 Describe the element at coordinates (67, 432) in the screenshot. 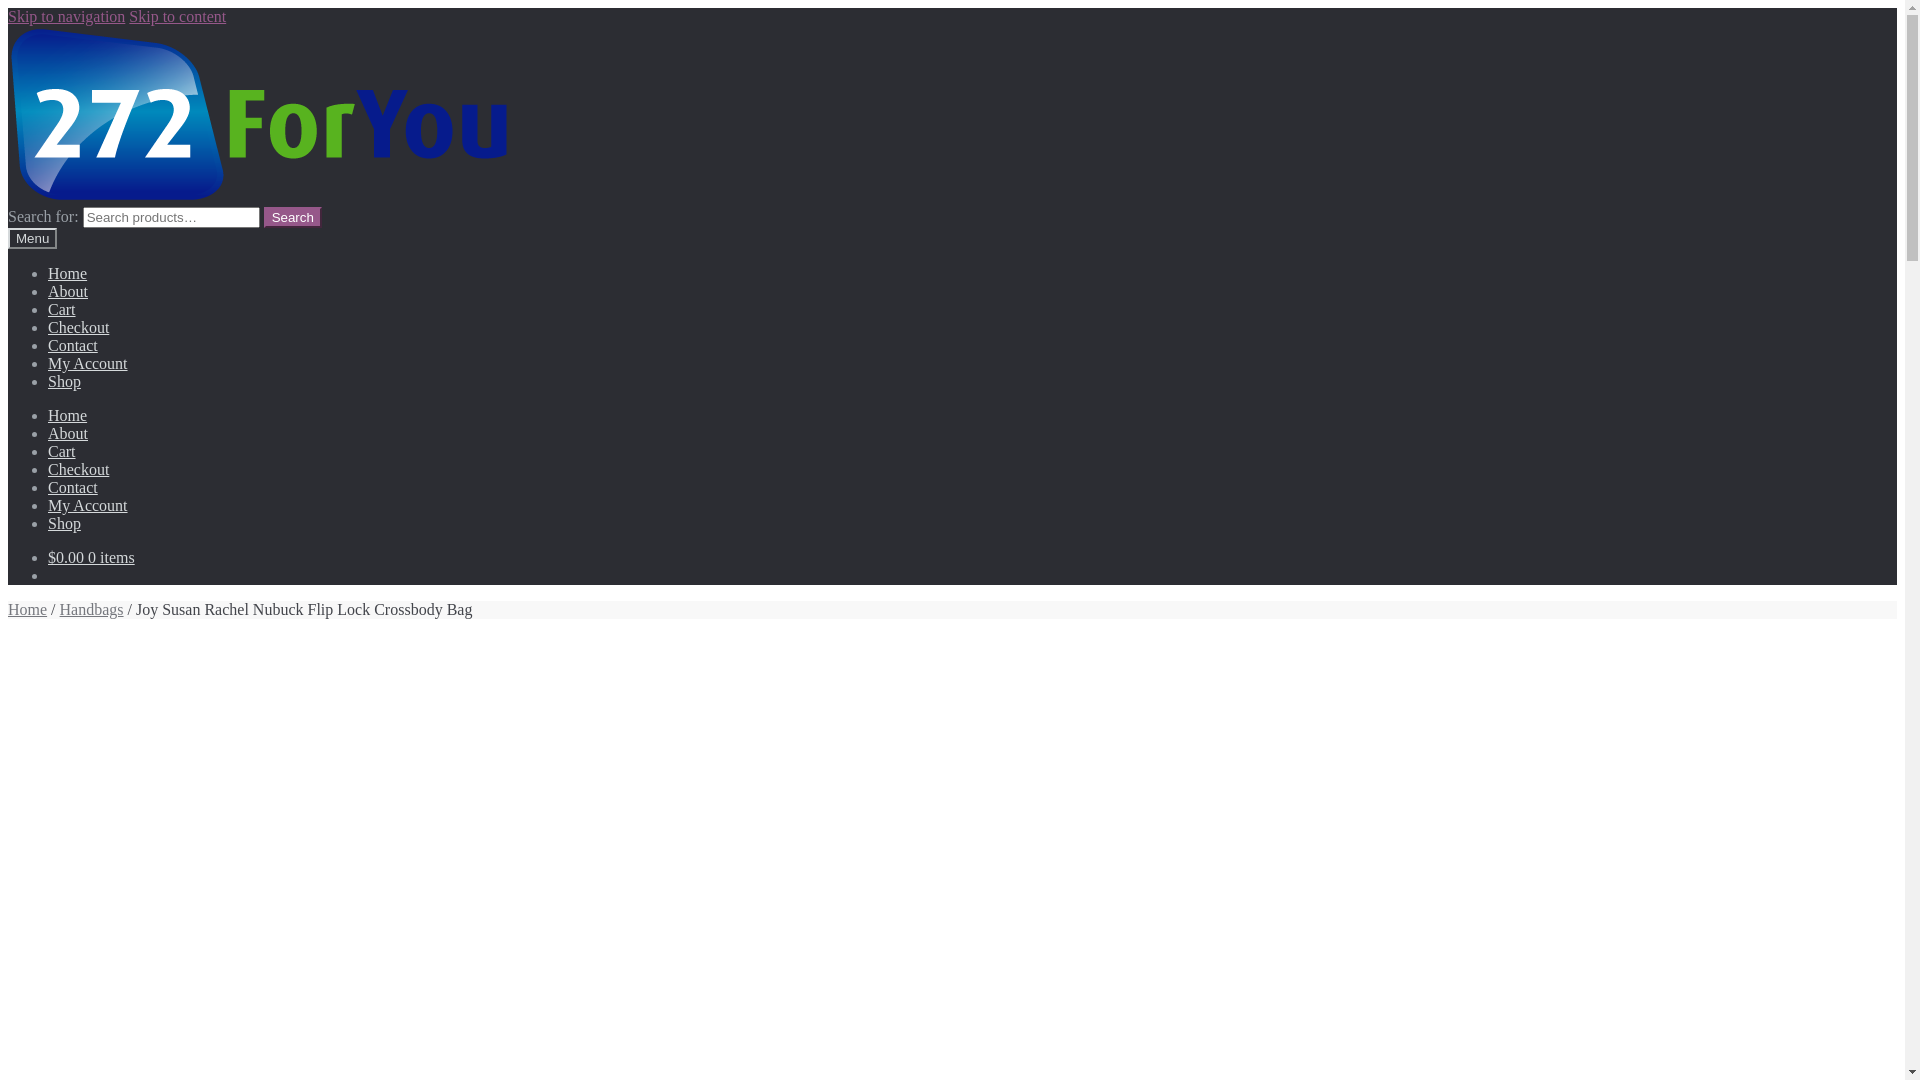

I see `'About'` at that location.